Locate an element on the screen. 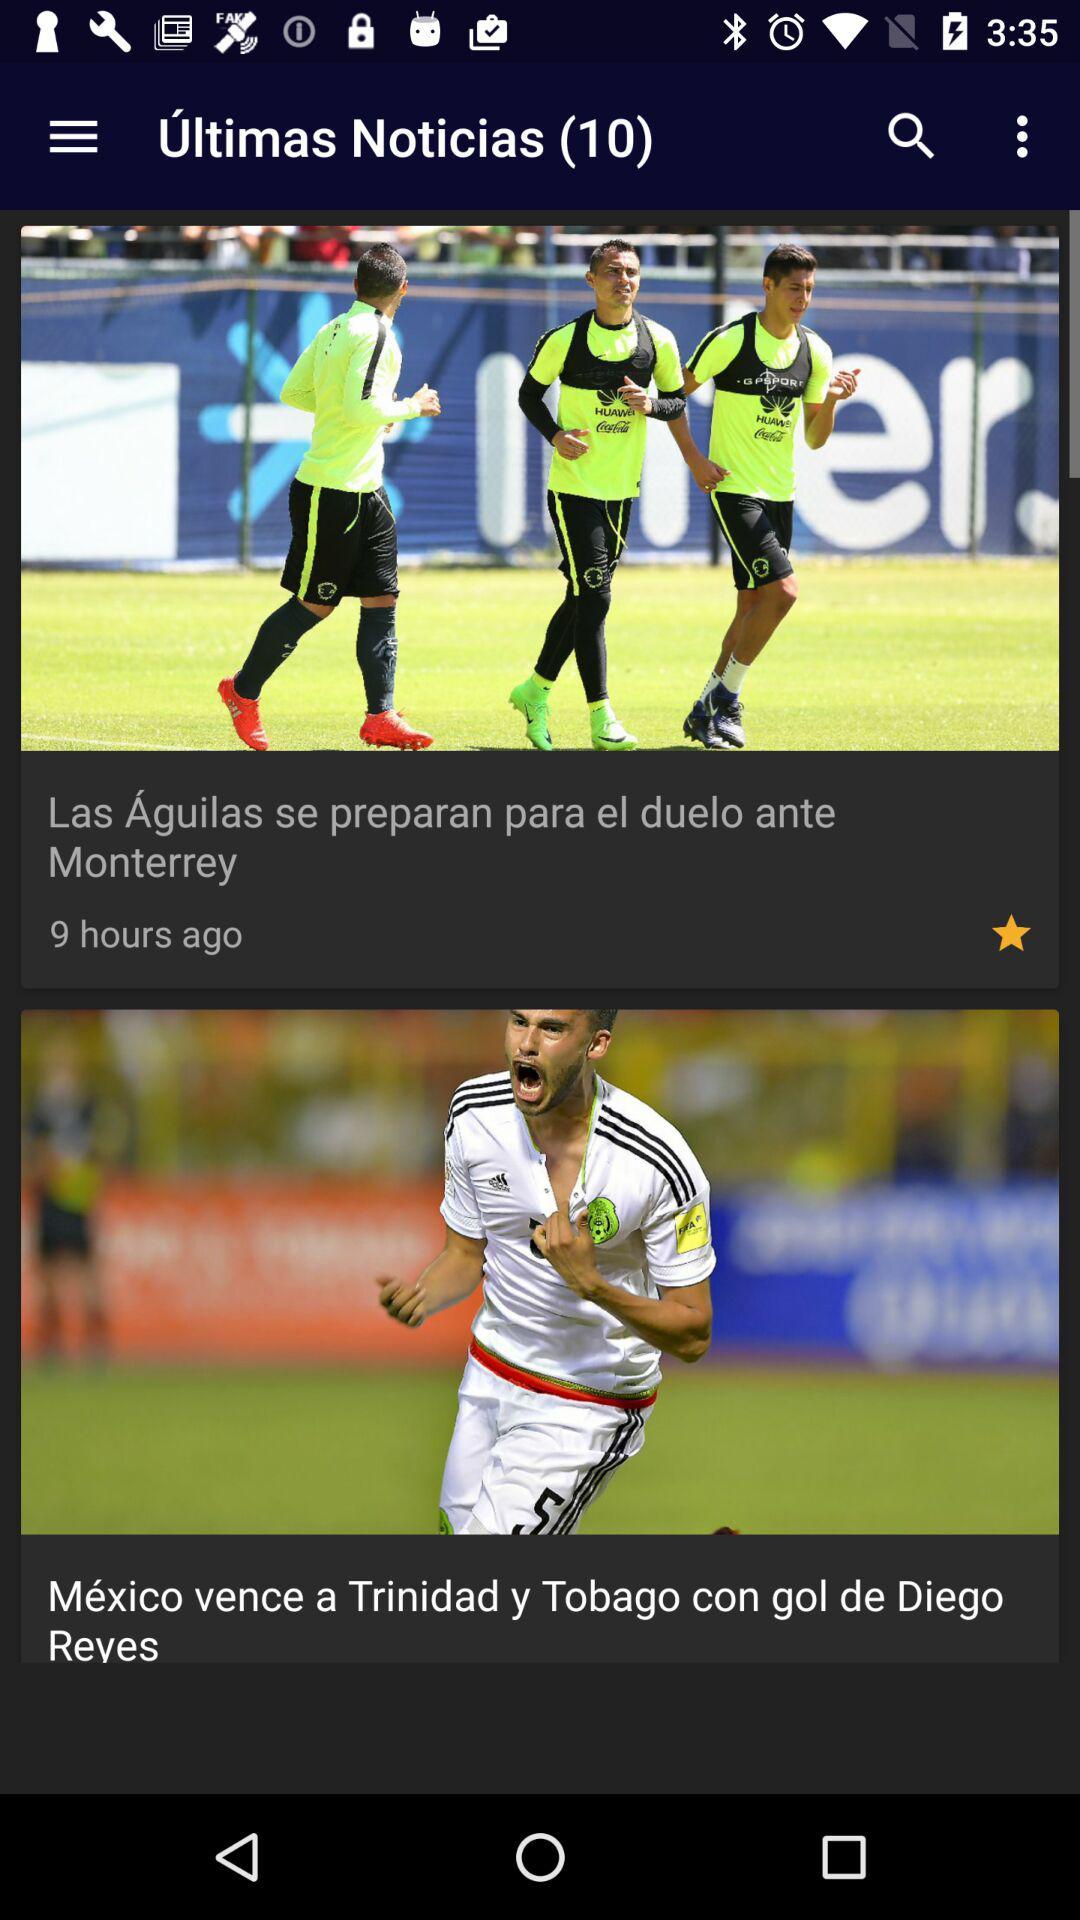  the option which indicates star is located at coordinates (1011, 932).